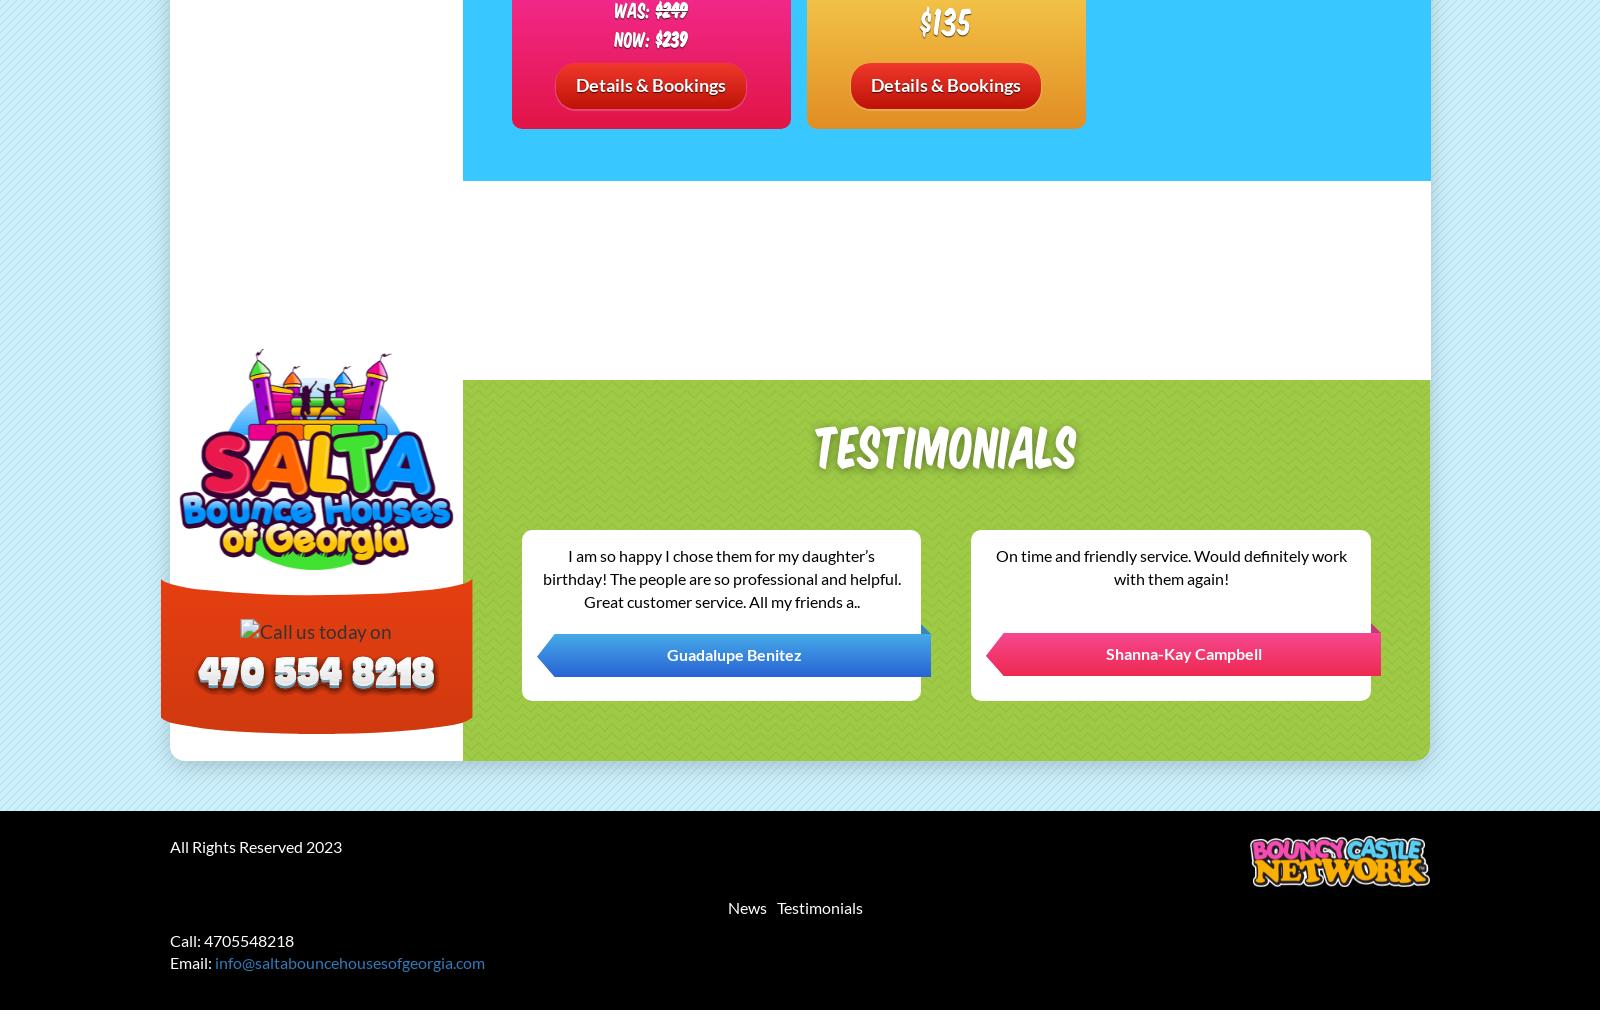  I want to click on 'Email:', so click(191, 961).